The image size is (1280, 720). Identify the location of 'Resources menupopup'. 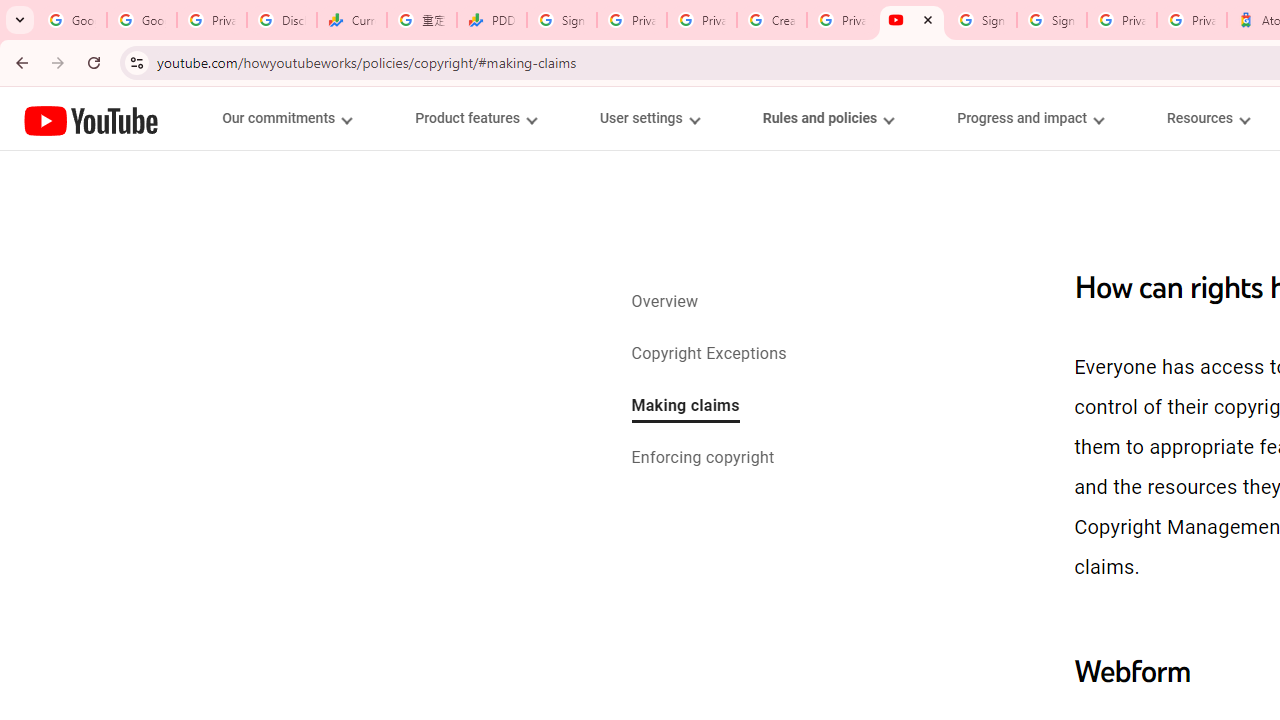
(1207, 118).